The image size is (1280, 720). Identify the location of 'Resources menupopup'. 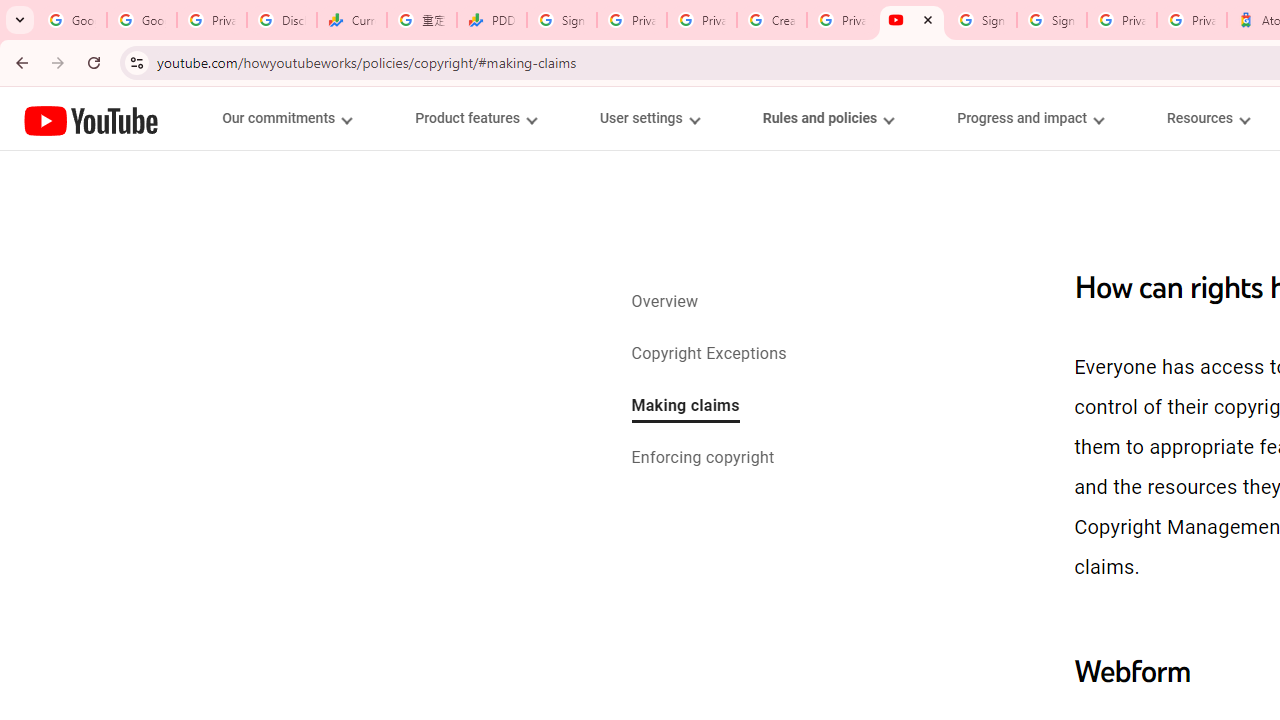
(1207, 118).